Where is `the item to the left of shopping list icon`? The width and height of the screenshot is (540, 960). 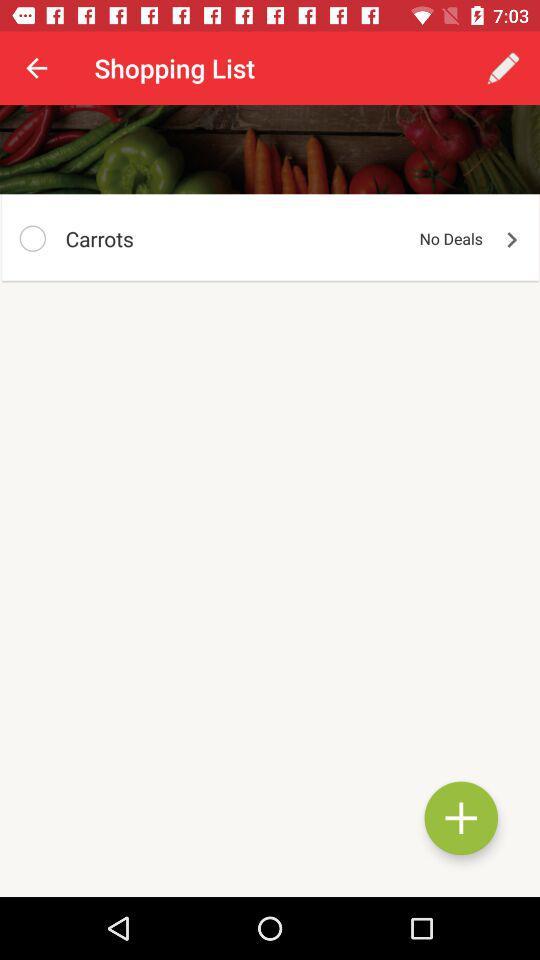
the item to the left of shopping list icon is located at coordinates (36, 68).